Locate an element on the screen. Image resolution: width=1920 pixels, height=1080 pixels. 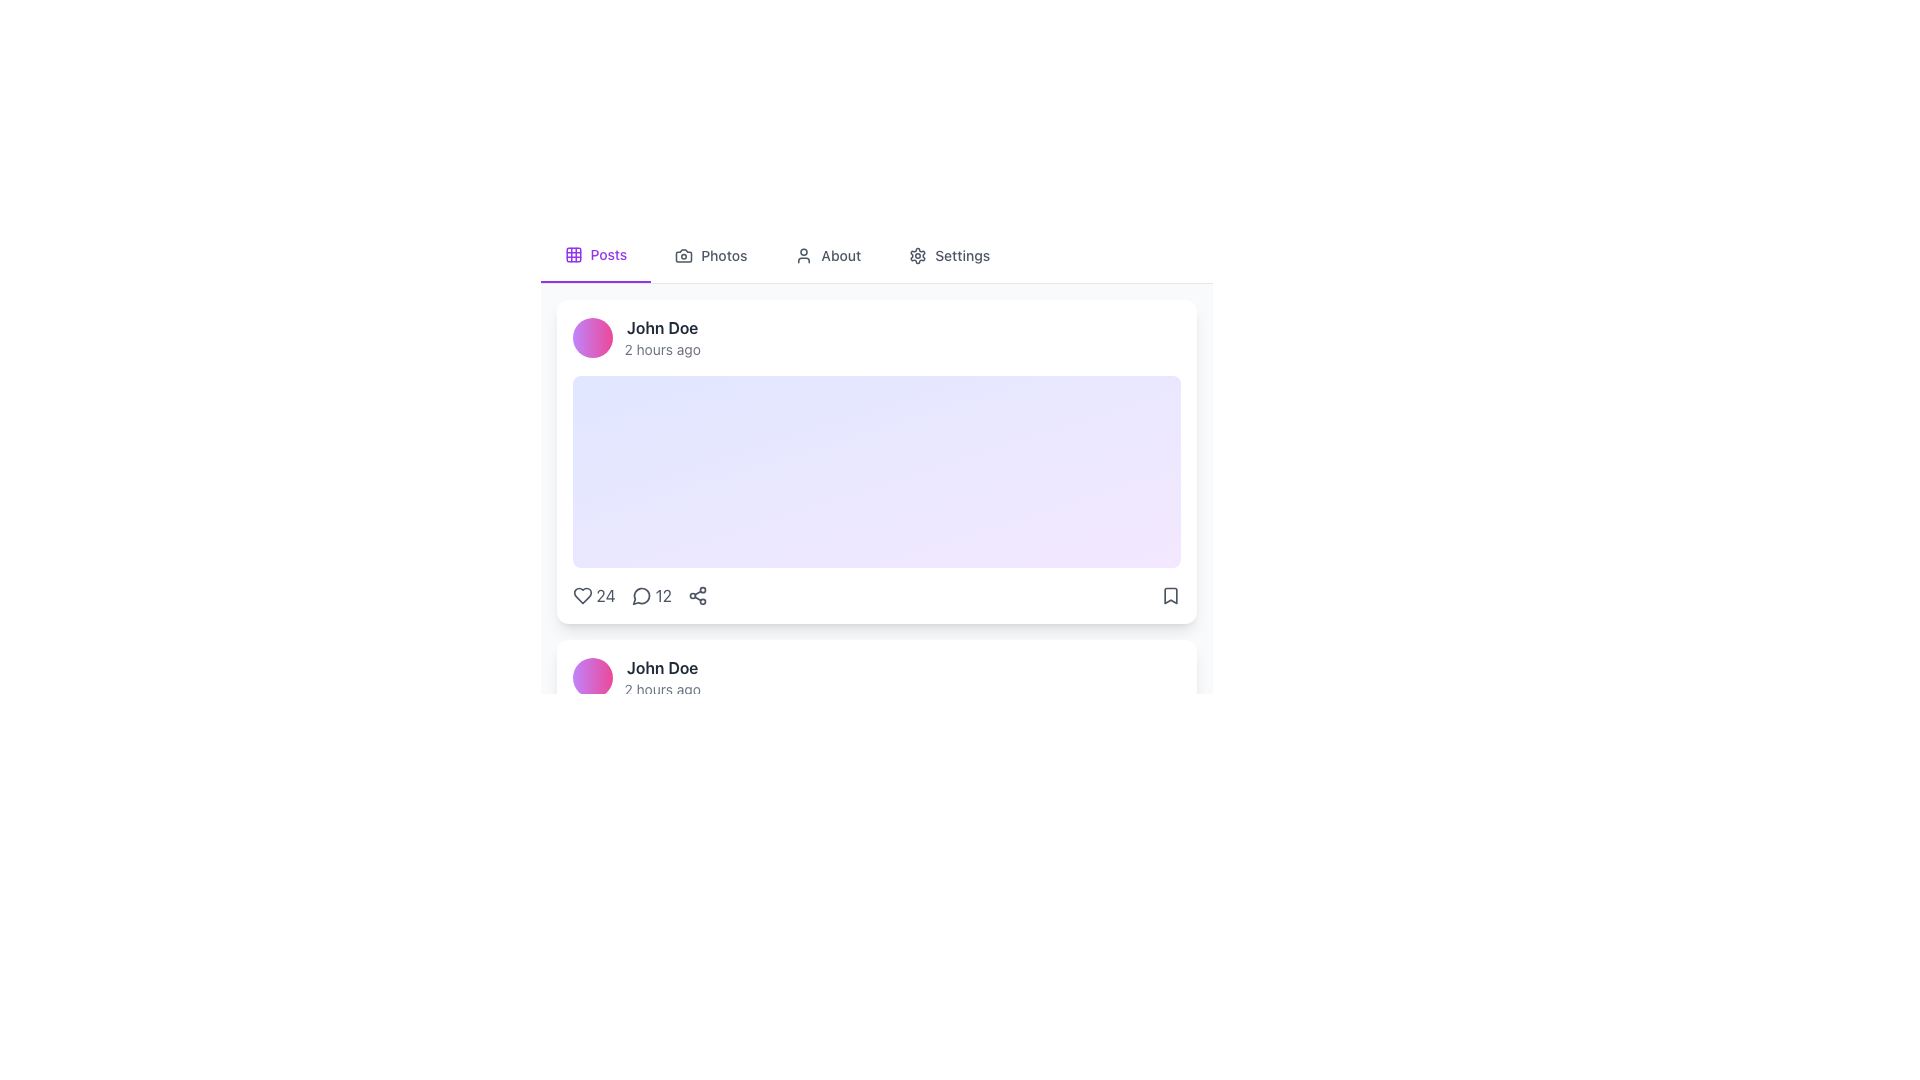
the camera icon in the navigation bar, which is part of the 'Photos' tab located second from the left is located at coordinates (684, 254).